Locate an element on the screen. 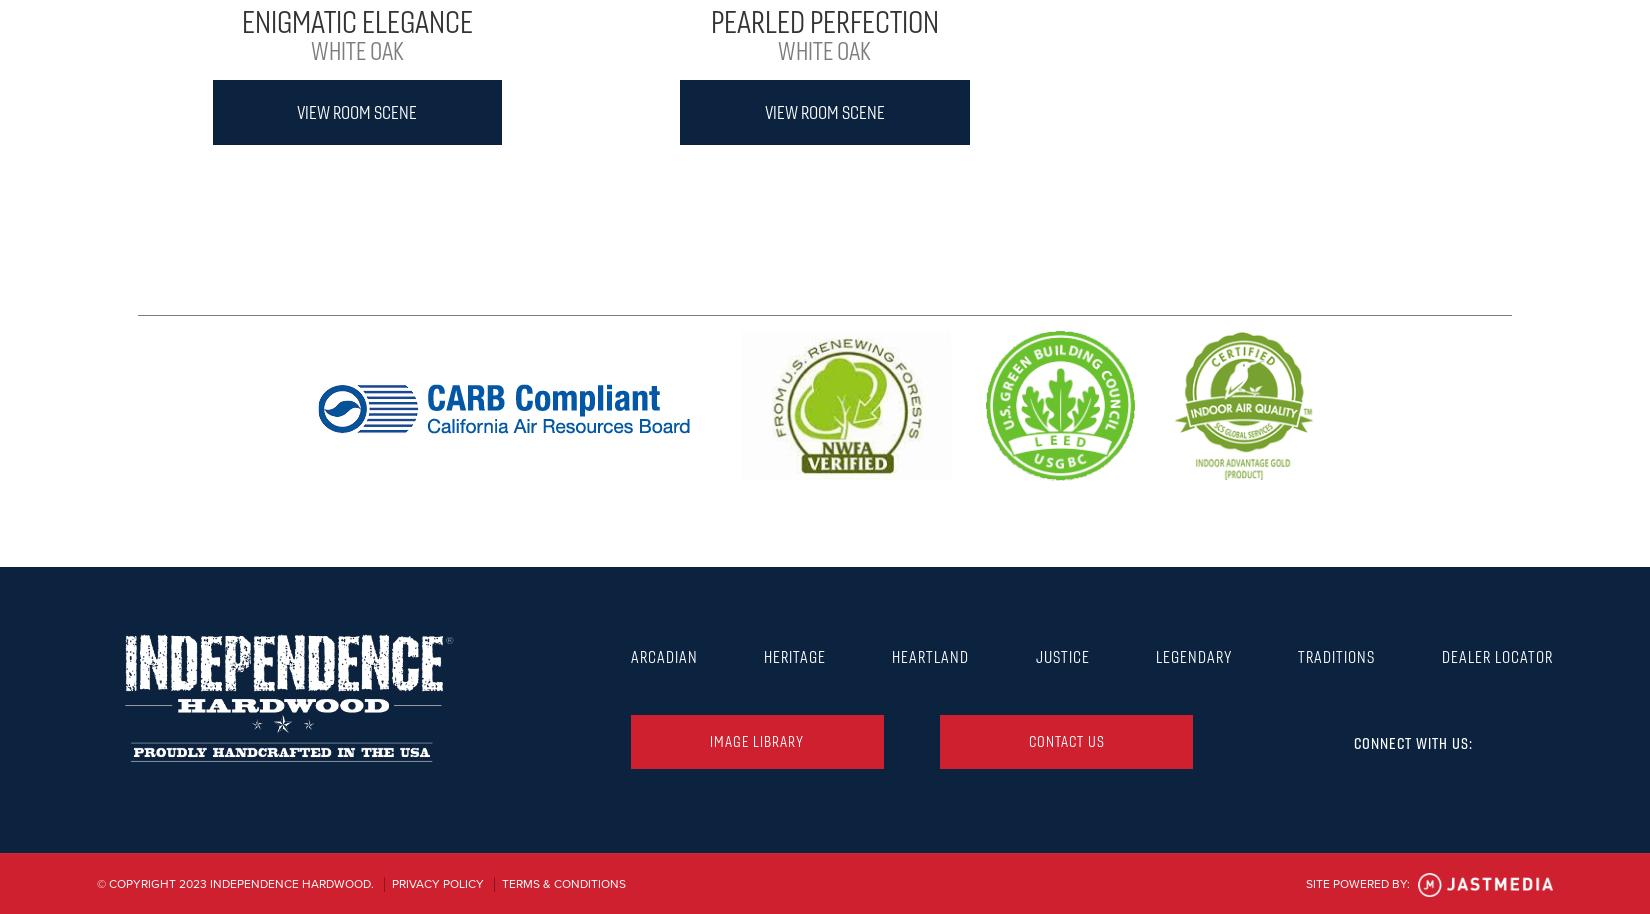  '© Copyright 2023 Independence Hardwood.' is located at coordinates (236, 882).